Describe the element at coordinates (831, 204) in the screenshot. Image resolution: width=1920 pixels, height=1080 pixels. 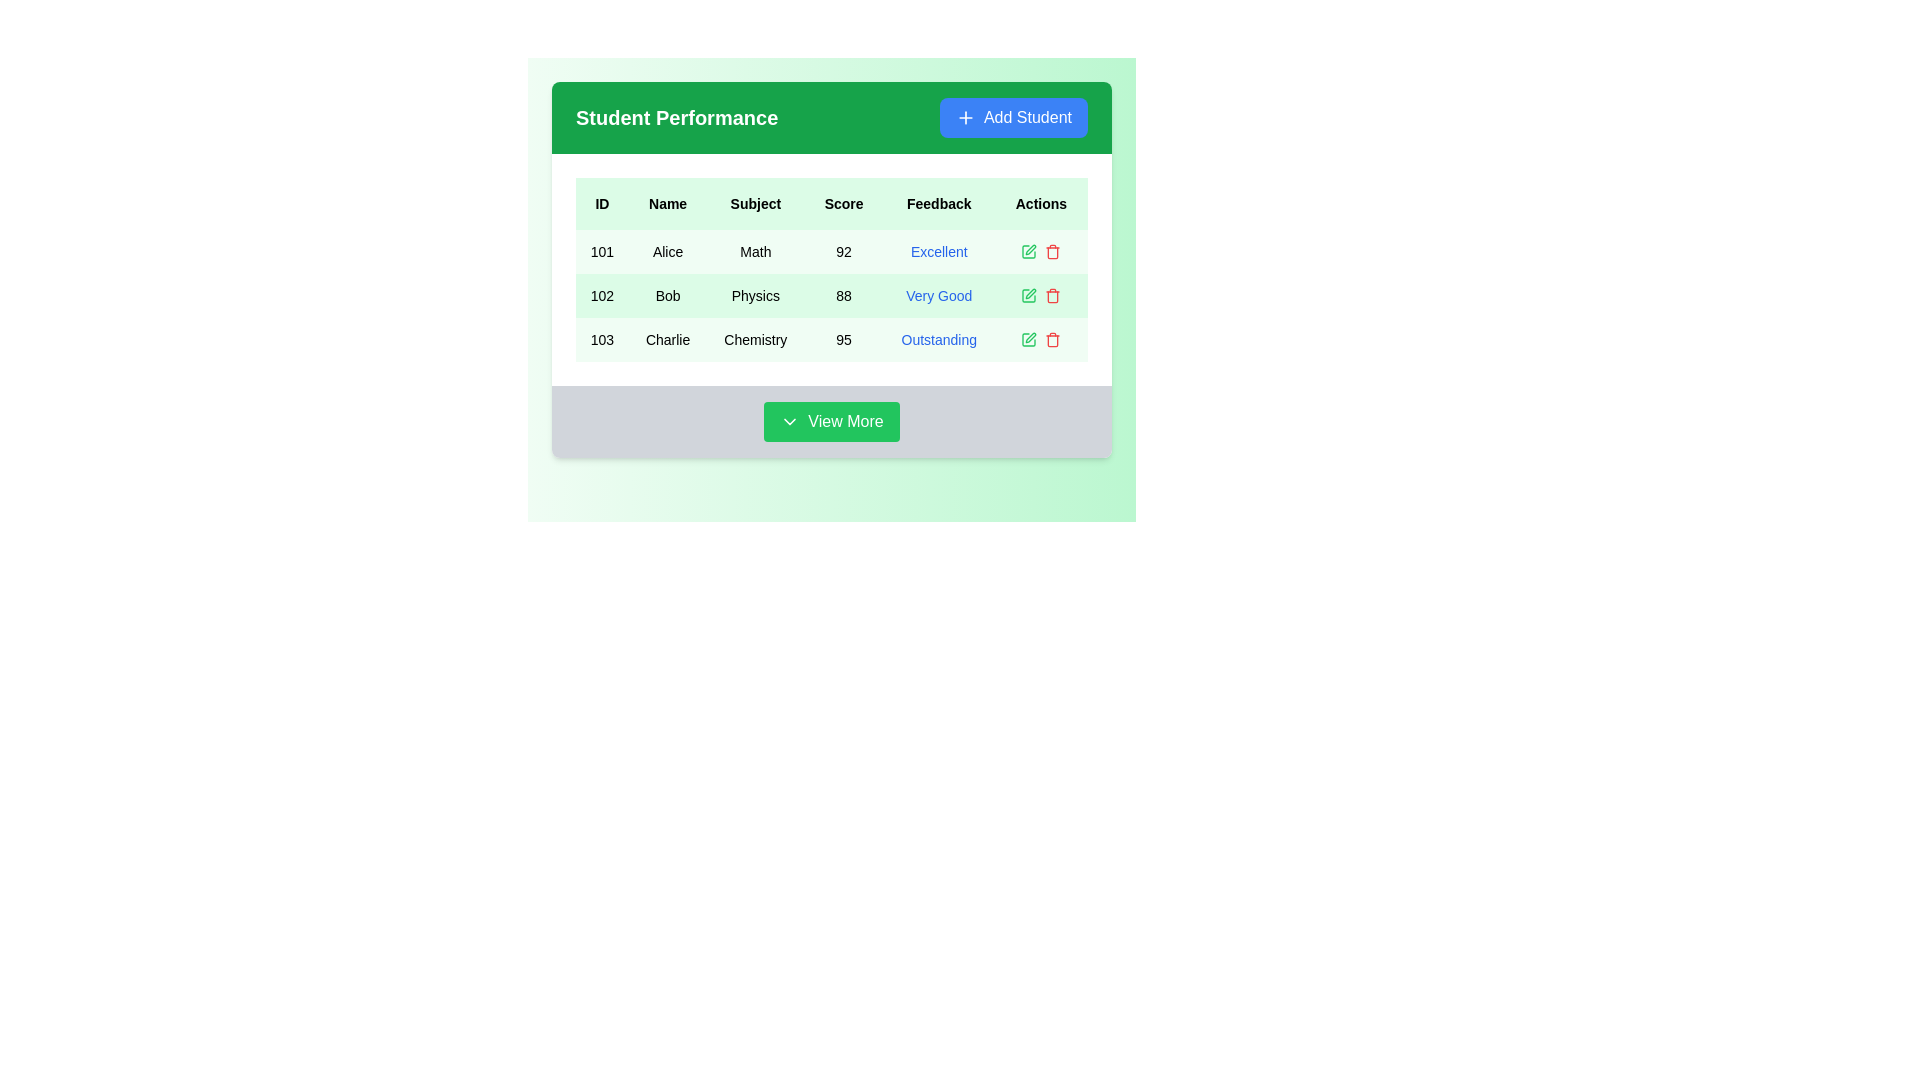
I see `the Table Header which includes the column titles: 'ID', 'Name', 'Subject', 'Score', 'Feedback', and 'Actions'` at that location.